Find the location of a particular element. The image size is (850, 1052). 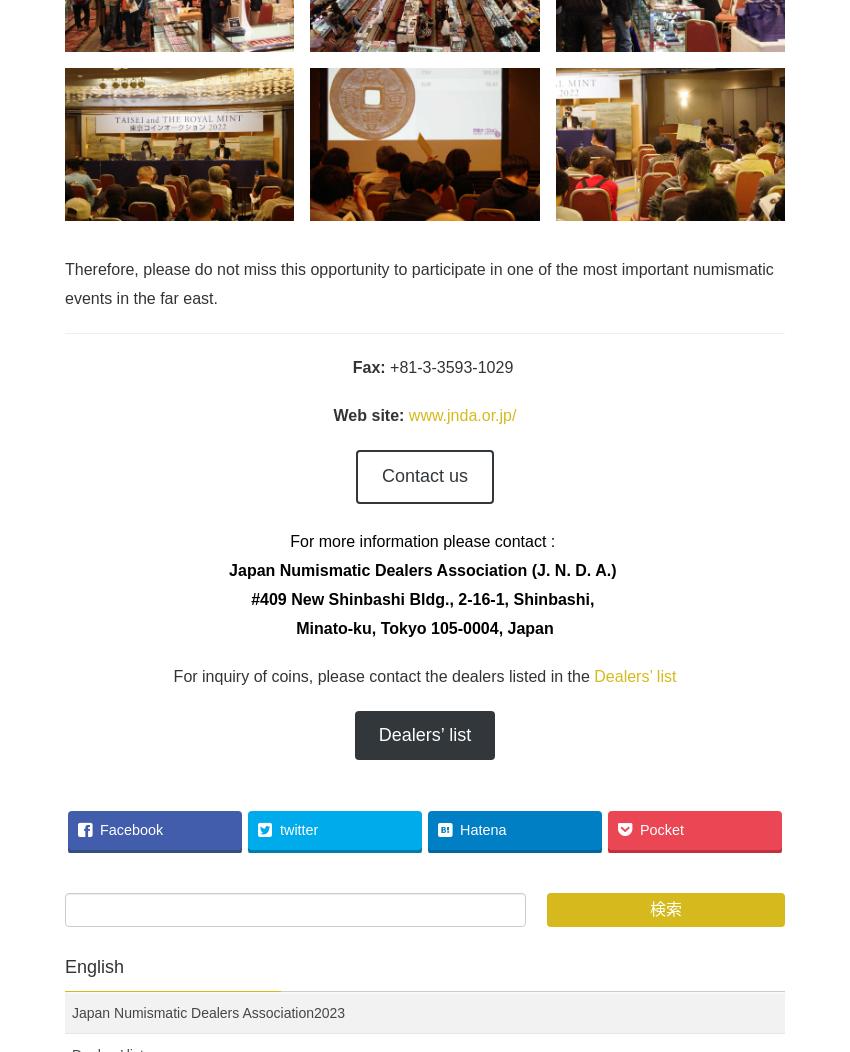

'Fax:' is located at coordinates (370, 367).